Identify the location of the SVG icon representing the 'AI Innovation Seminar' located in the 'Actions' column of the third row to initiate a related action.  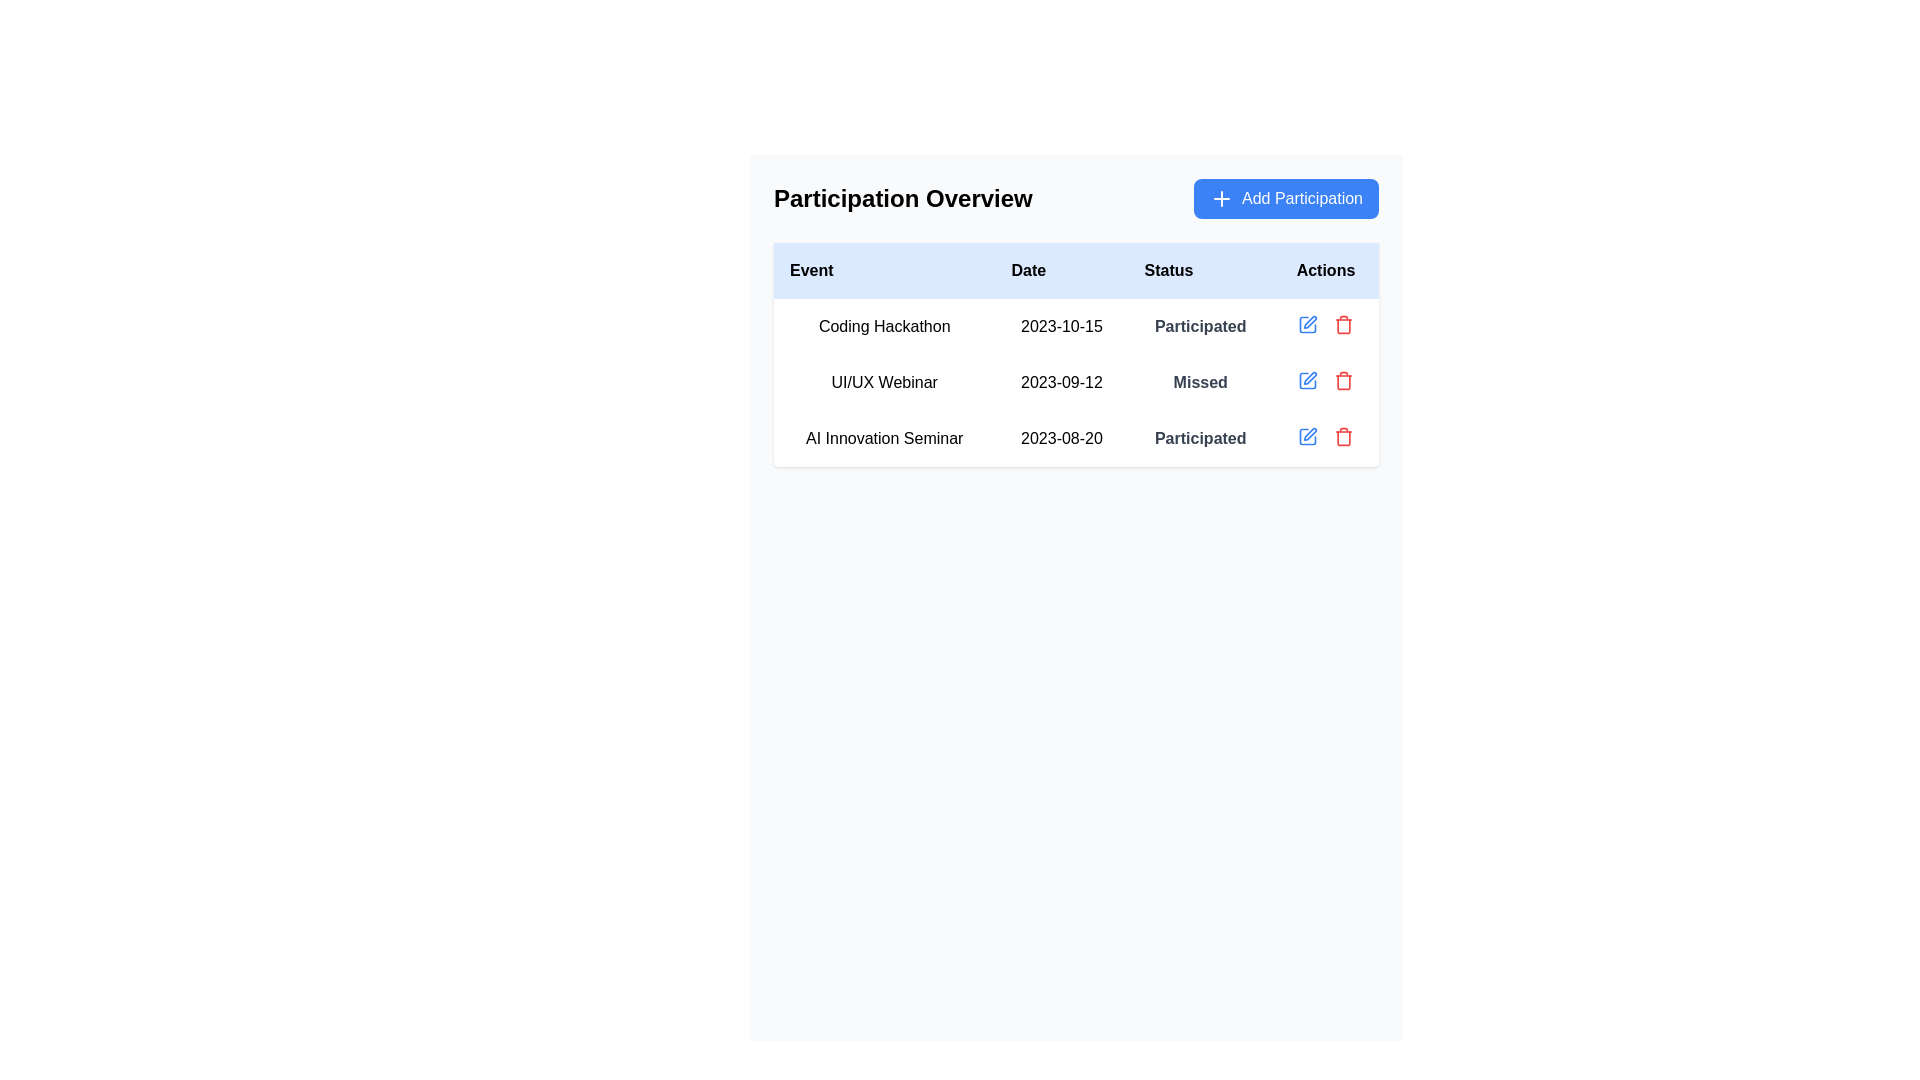
(1307, 435).